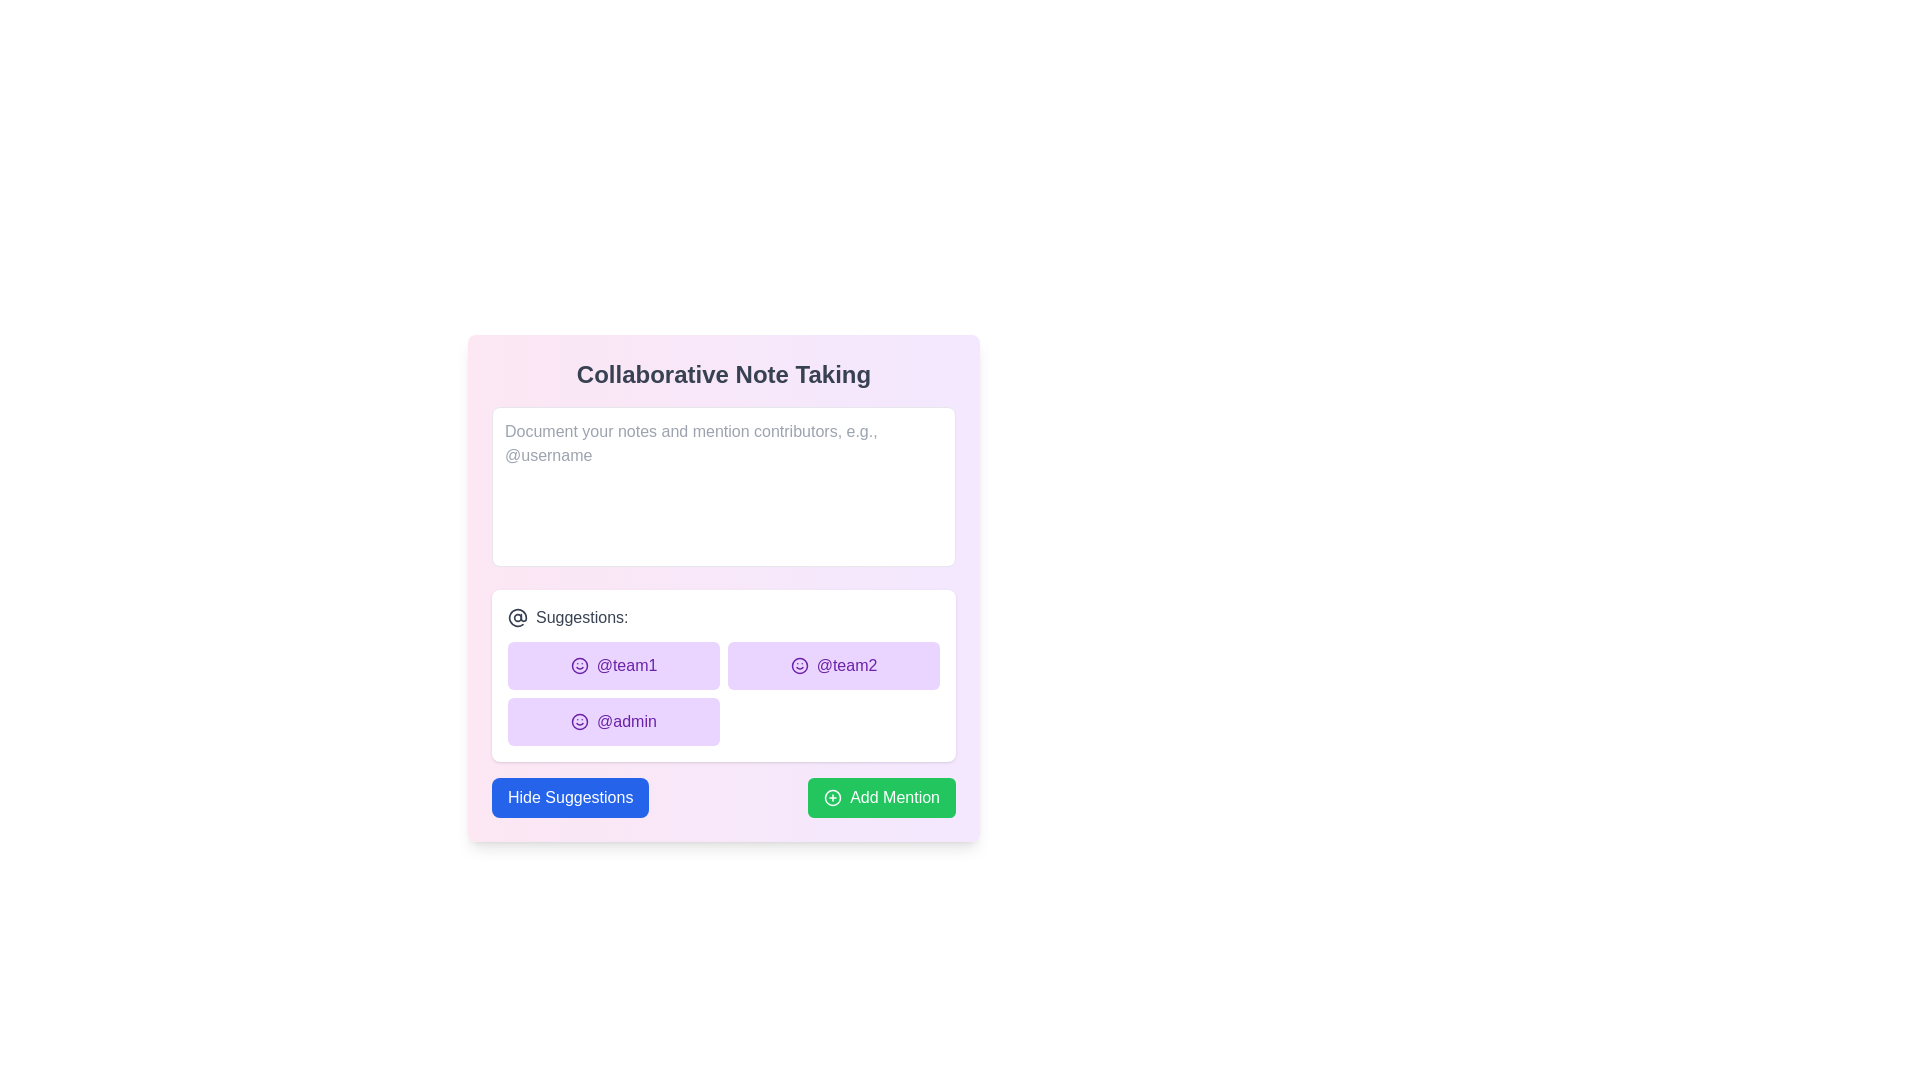  What do you see at coordinates (579, 721) in the screenshot?
I see `the central circular outline within the SVG-based smiley icon located inside the '@admin' suggestions section` at bounding box center [579, 721].